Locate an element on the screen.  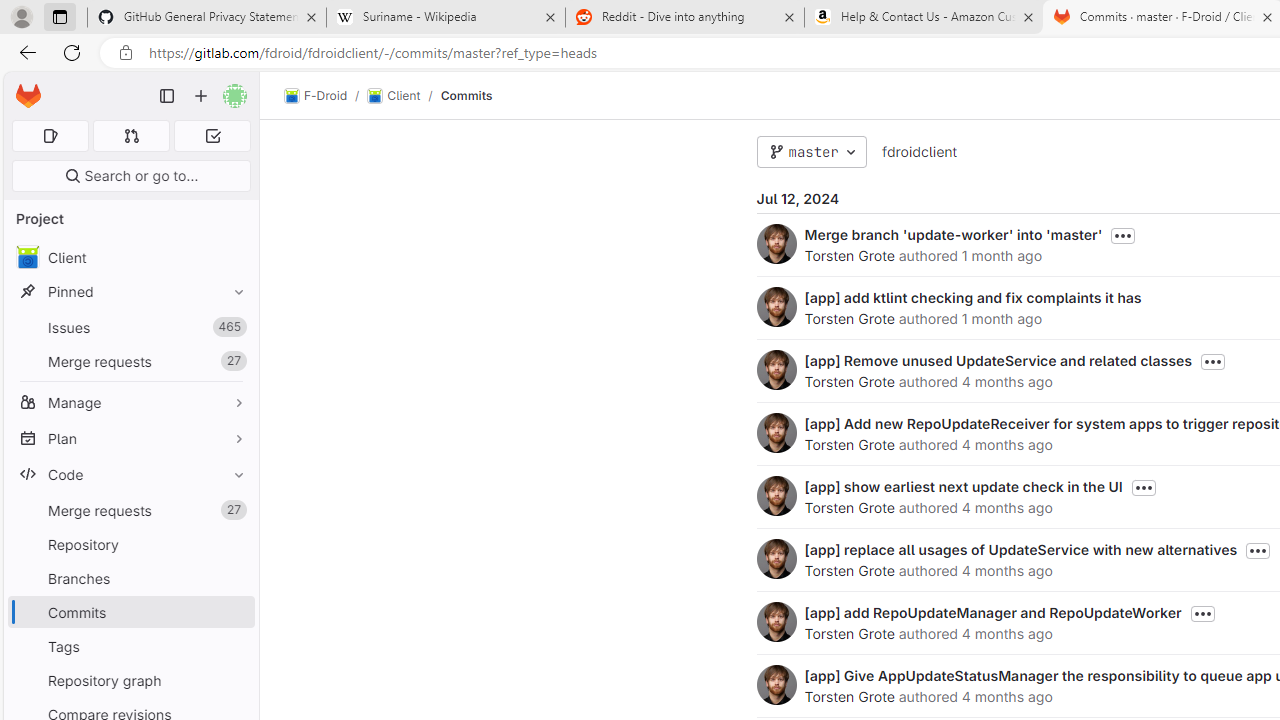
'Pin Branches' is located at coordinates (234, 578).